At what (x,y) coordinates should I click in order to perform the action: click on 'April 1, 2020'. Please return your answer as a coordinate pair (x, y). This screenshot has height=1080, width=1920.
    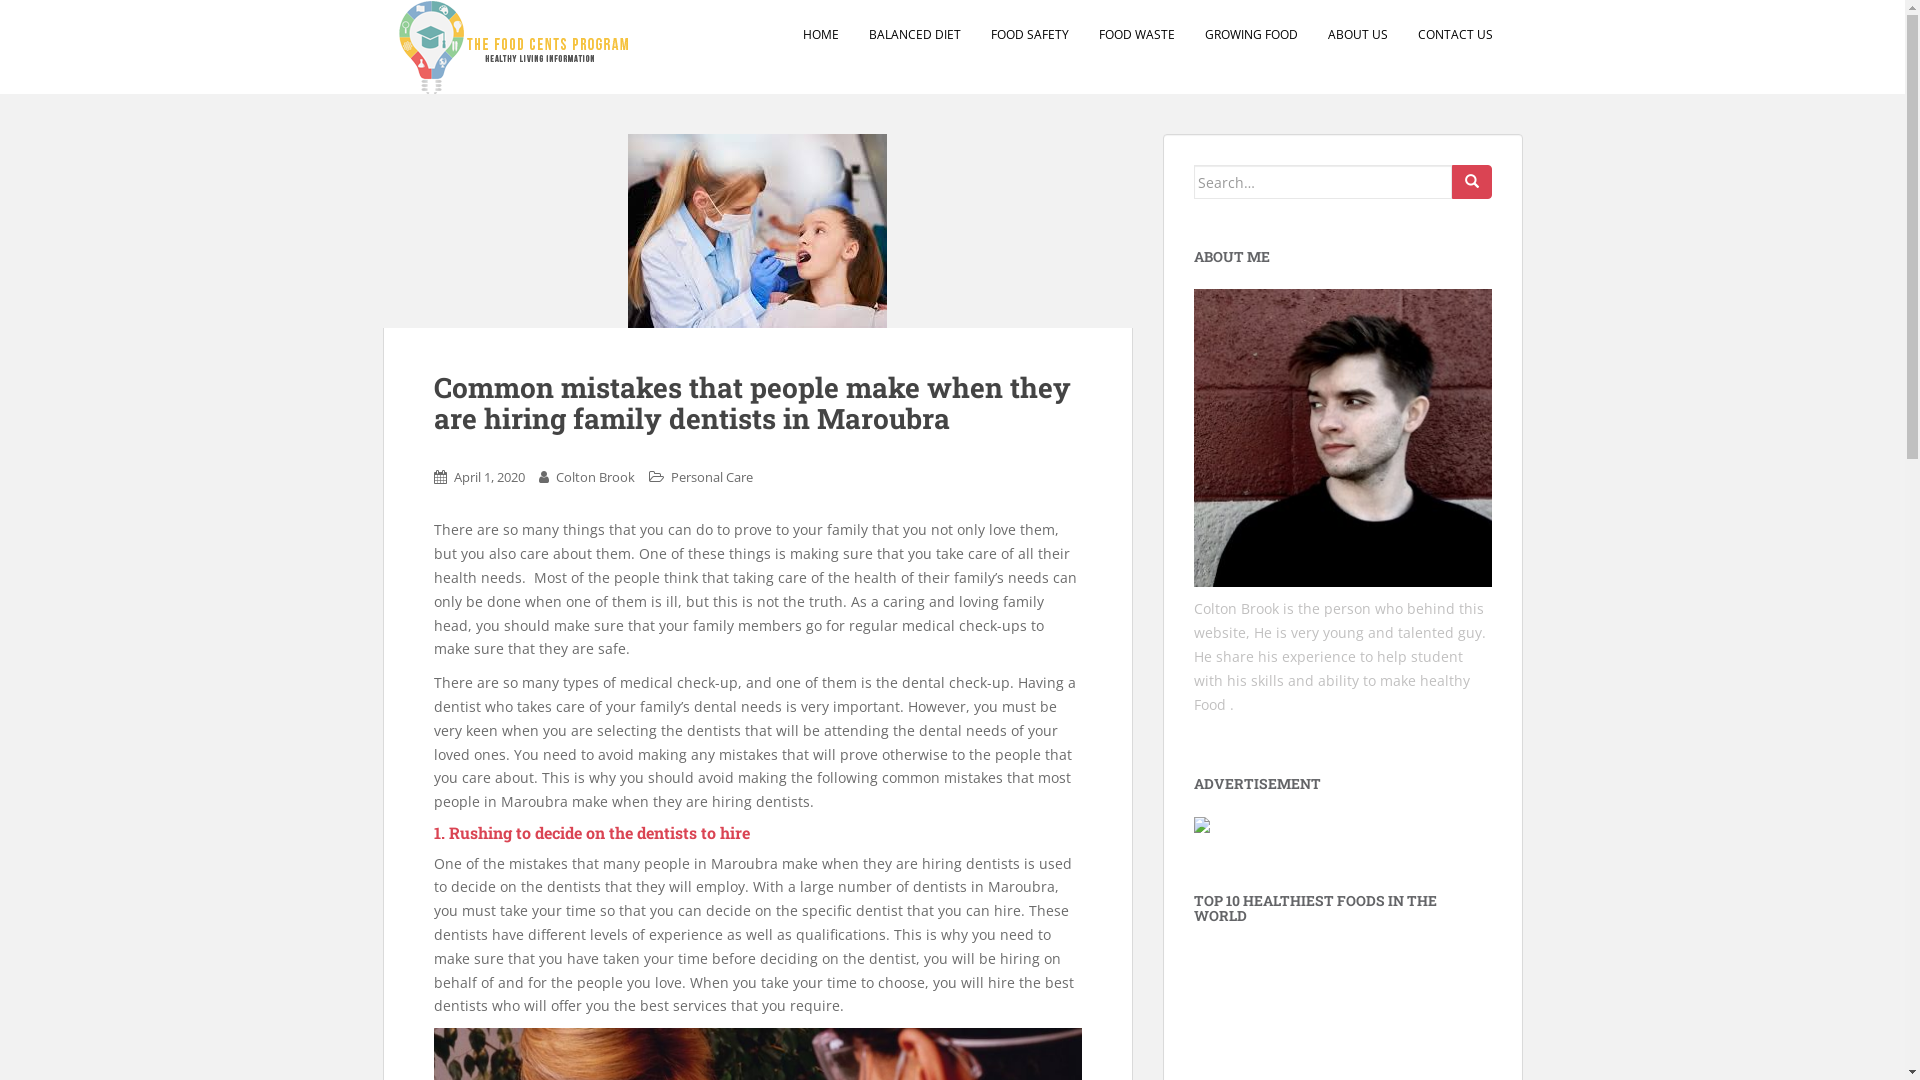
    Looking at the image, I should click on (489, 477).